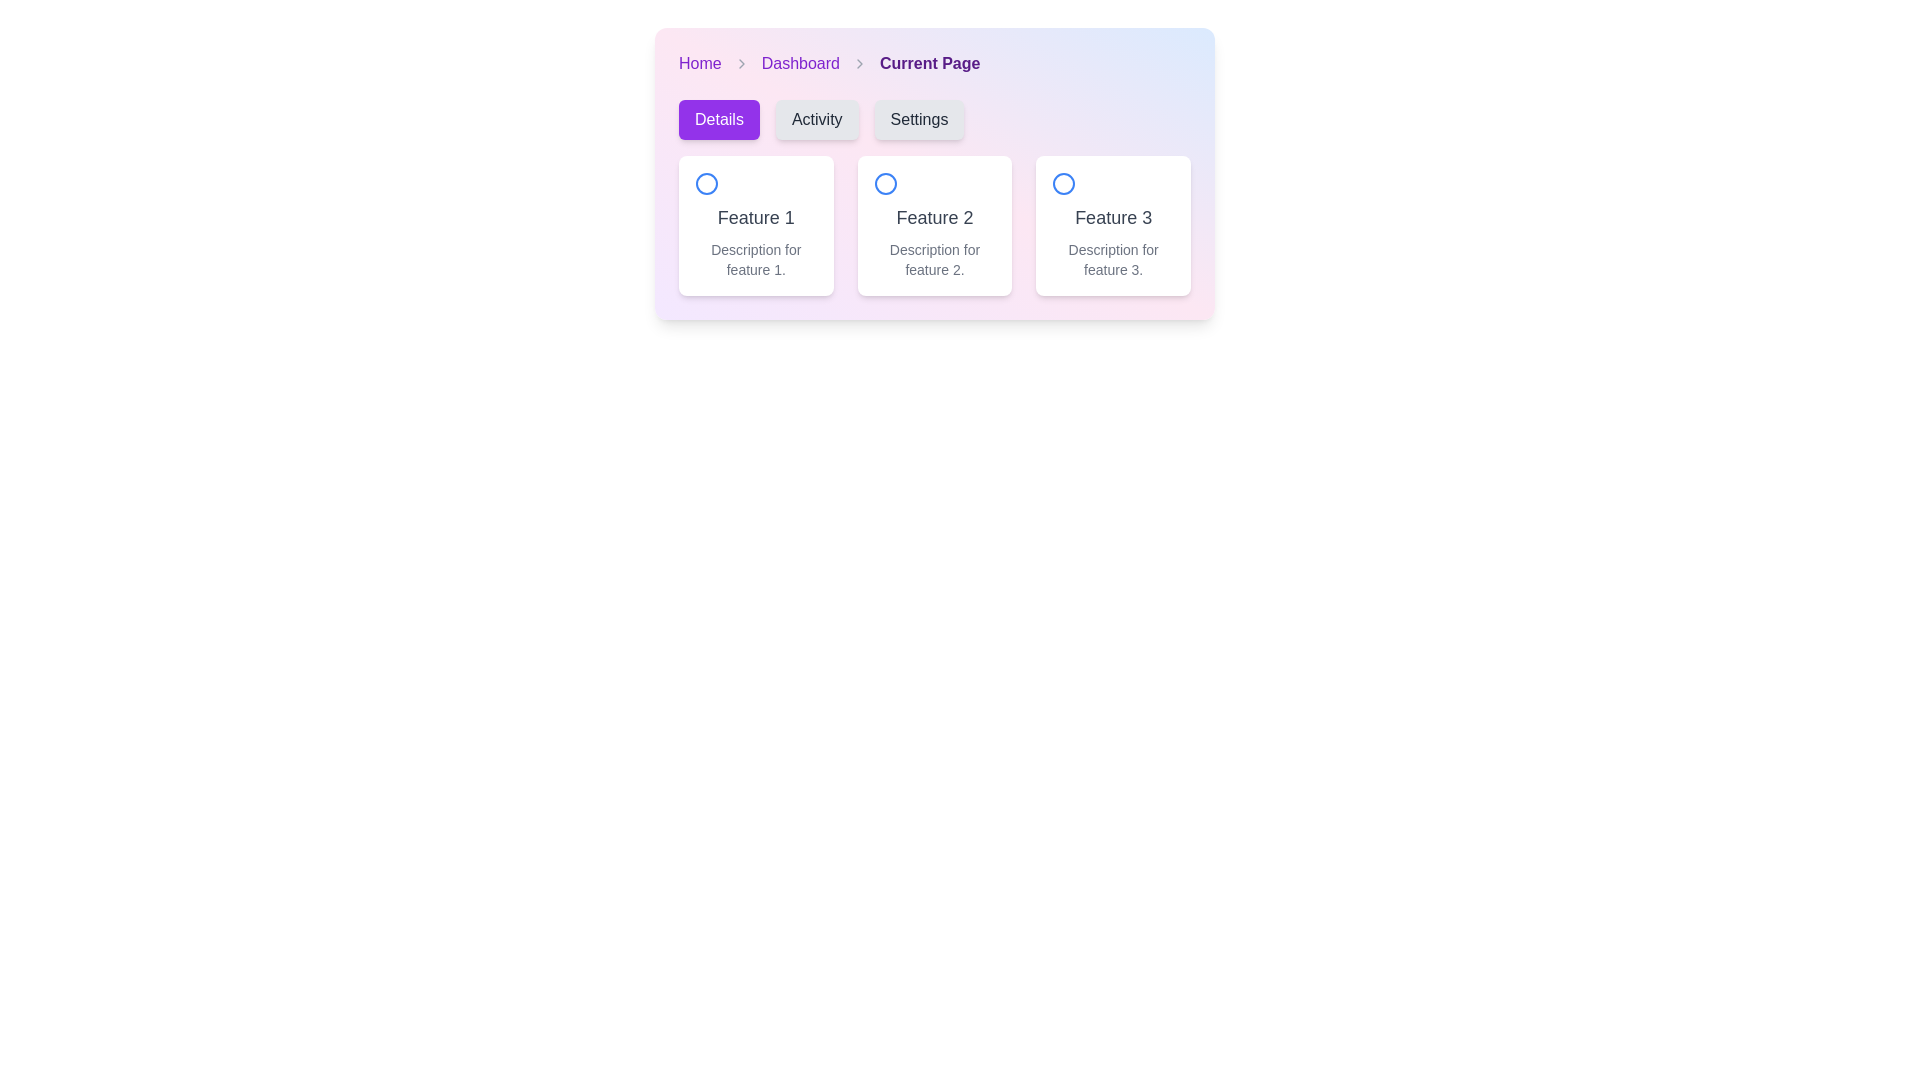 This screenshot has height=1080, width=1920. What do you see at coordinates (1063, 184) in the screenshot?
I see `the small blue circular icon with a hollow center located centrally within the third card labeled 'Feature 3'` at bounding box center [1063, 184].